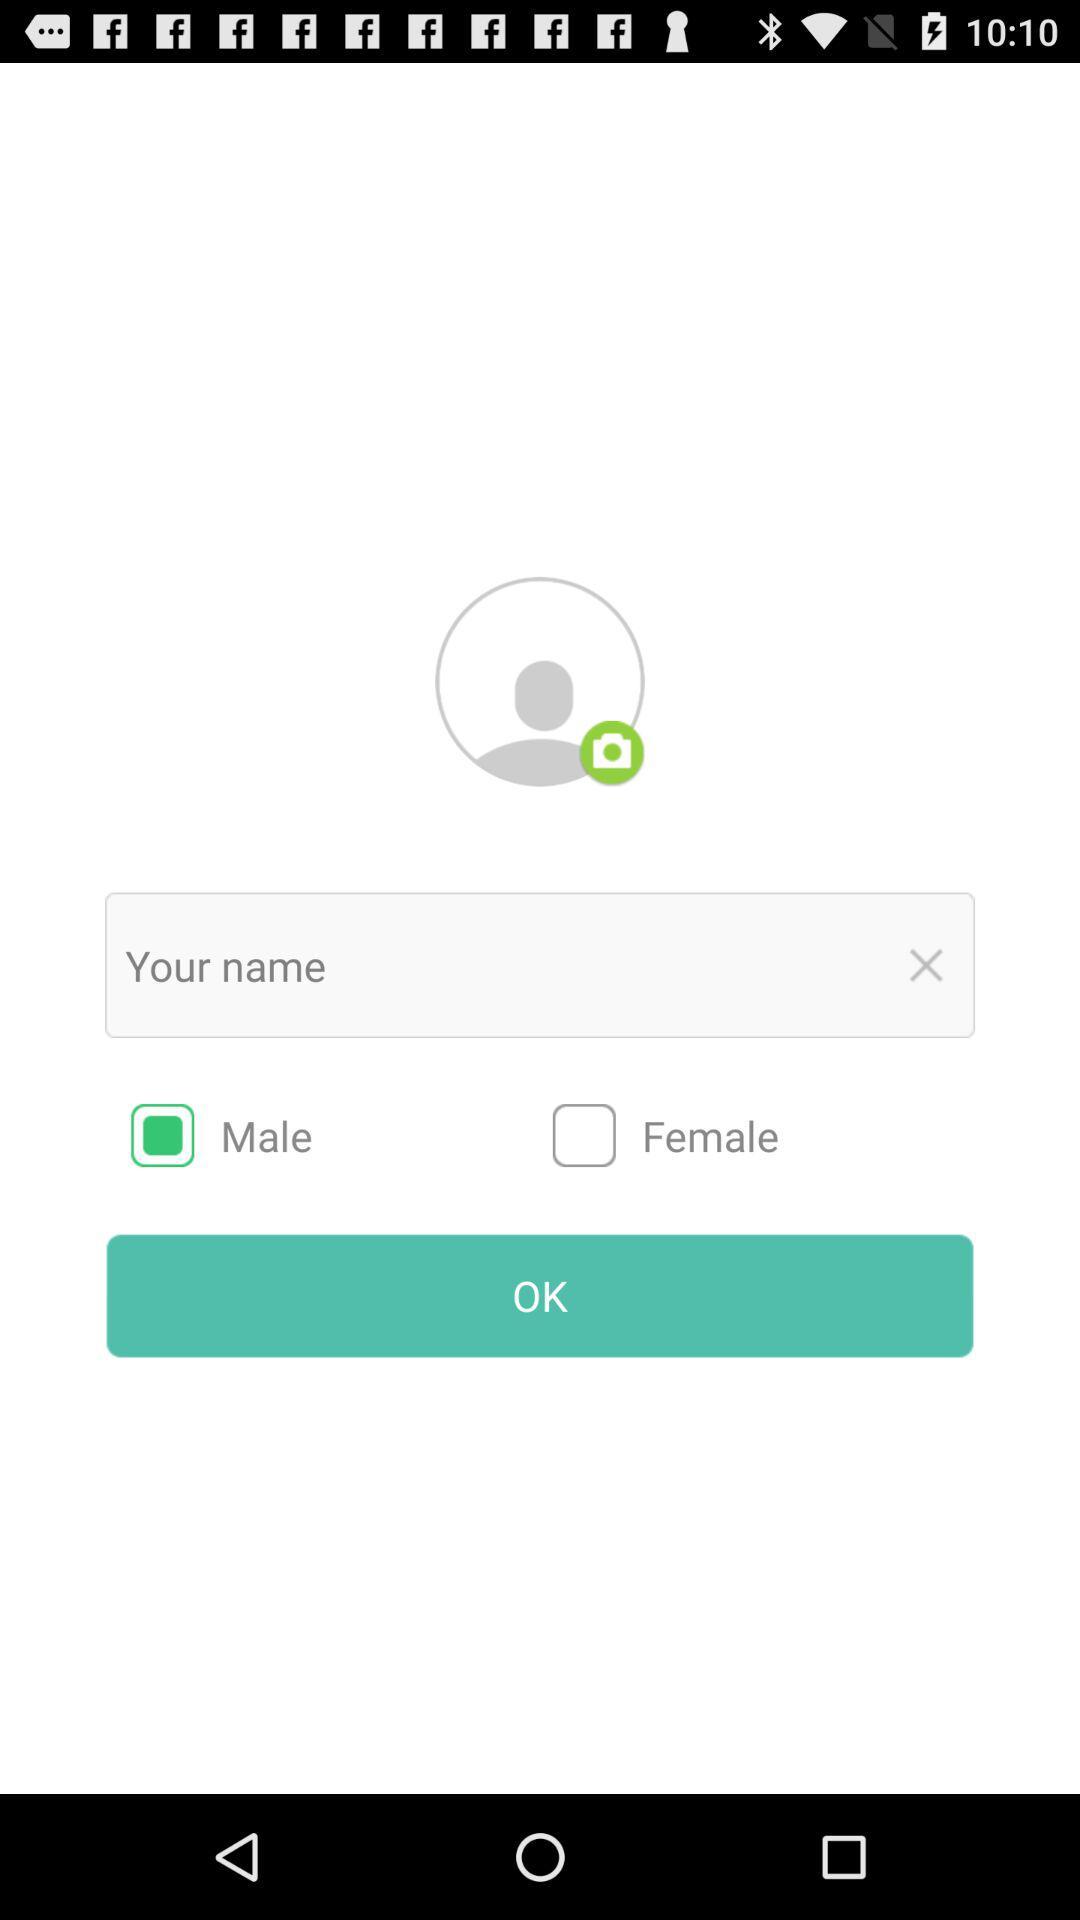  I want to click on radio button to the left of female, so click(341, 1135).